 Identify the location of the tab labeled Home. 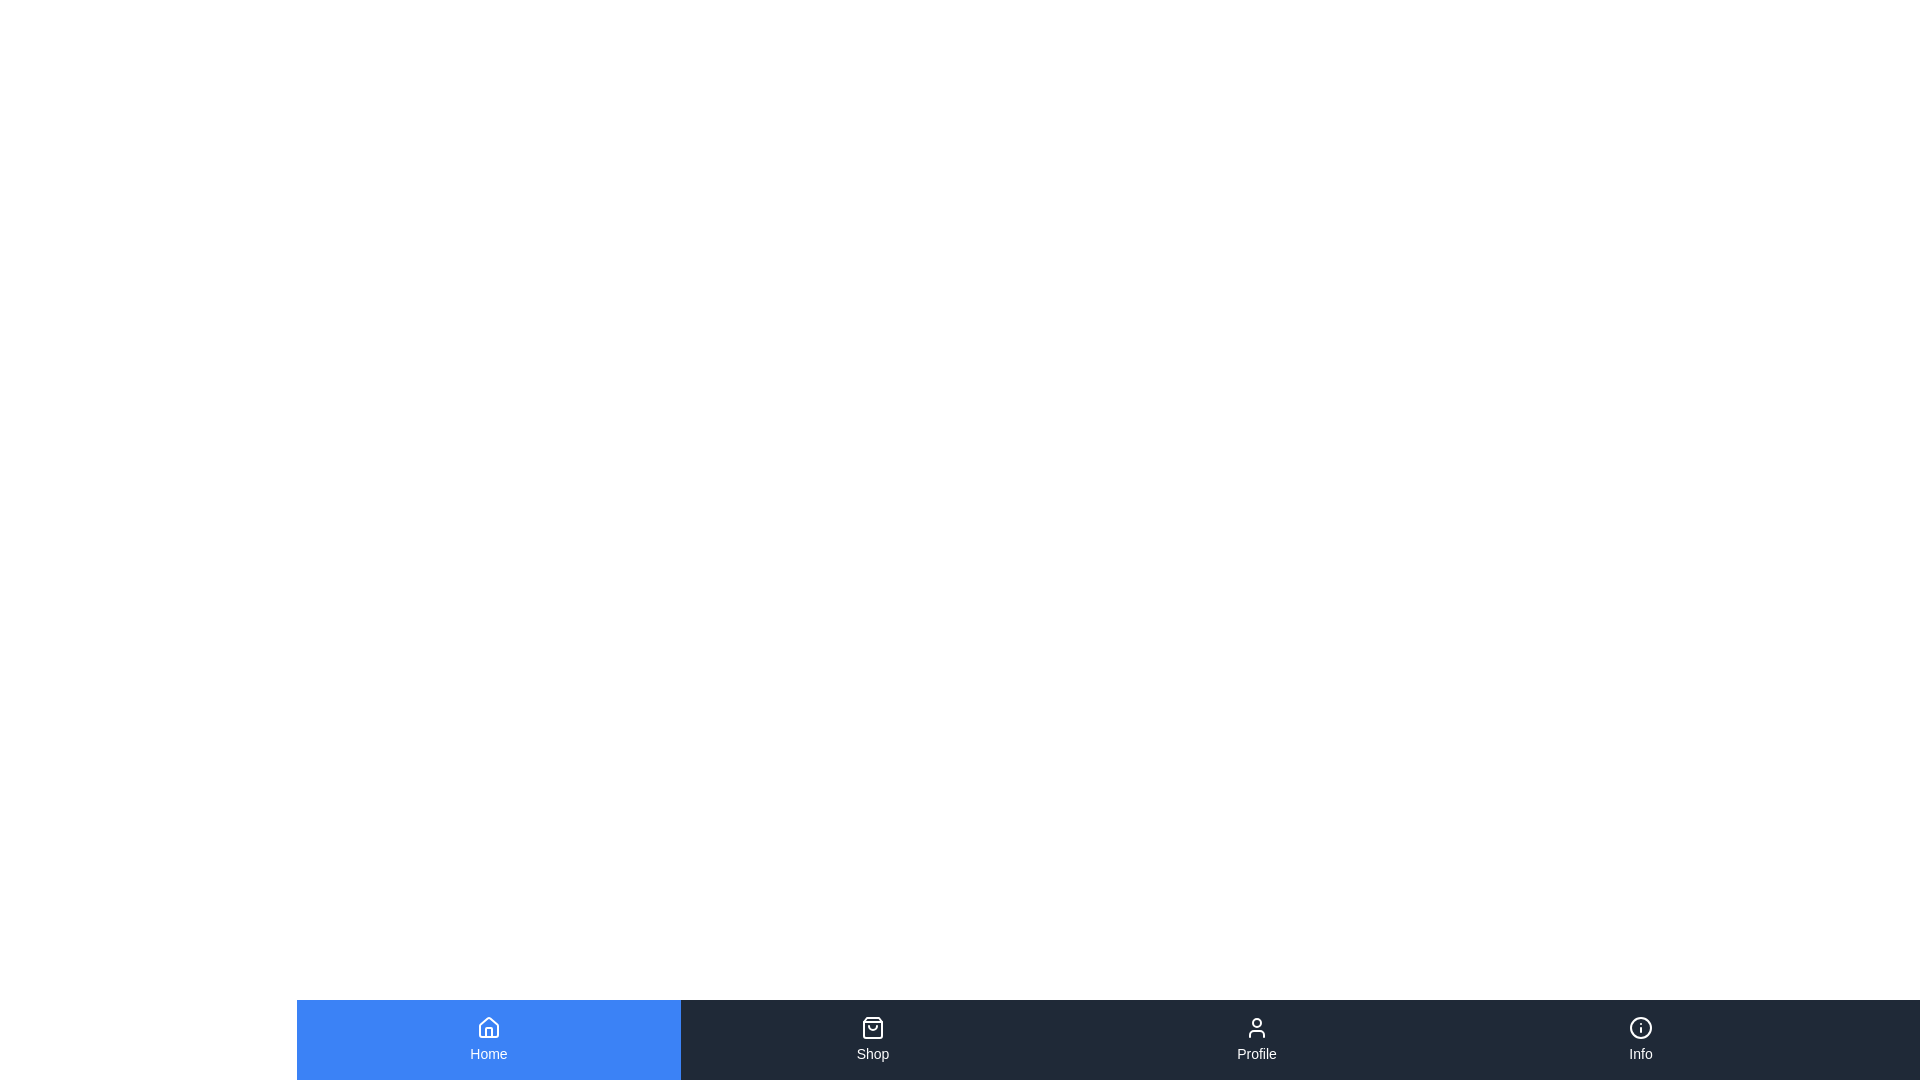
(489, 1039).